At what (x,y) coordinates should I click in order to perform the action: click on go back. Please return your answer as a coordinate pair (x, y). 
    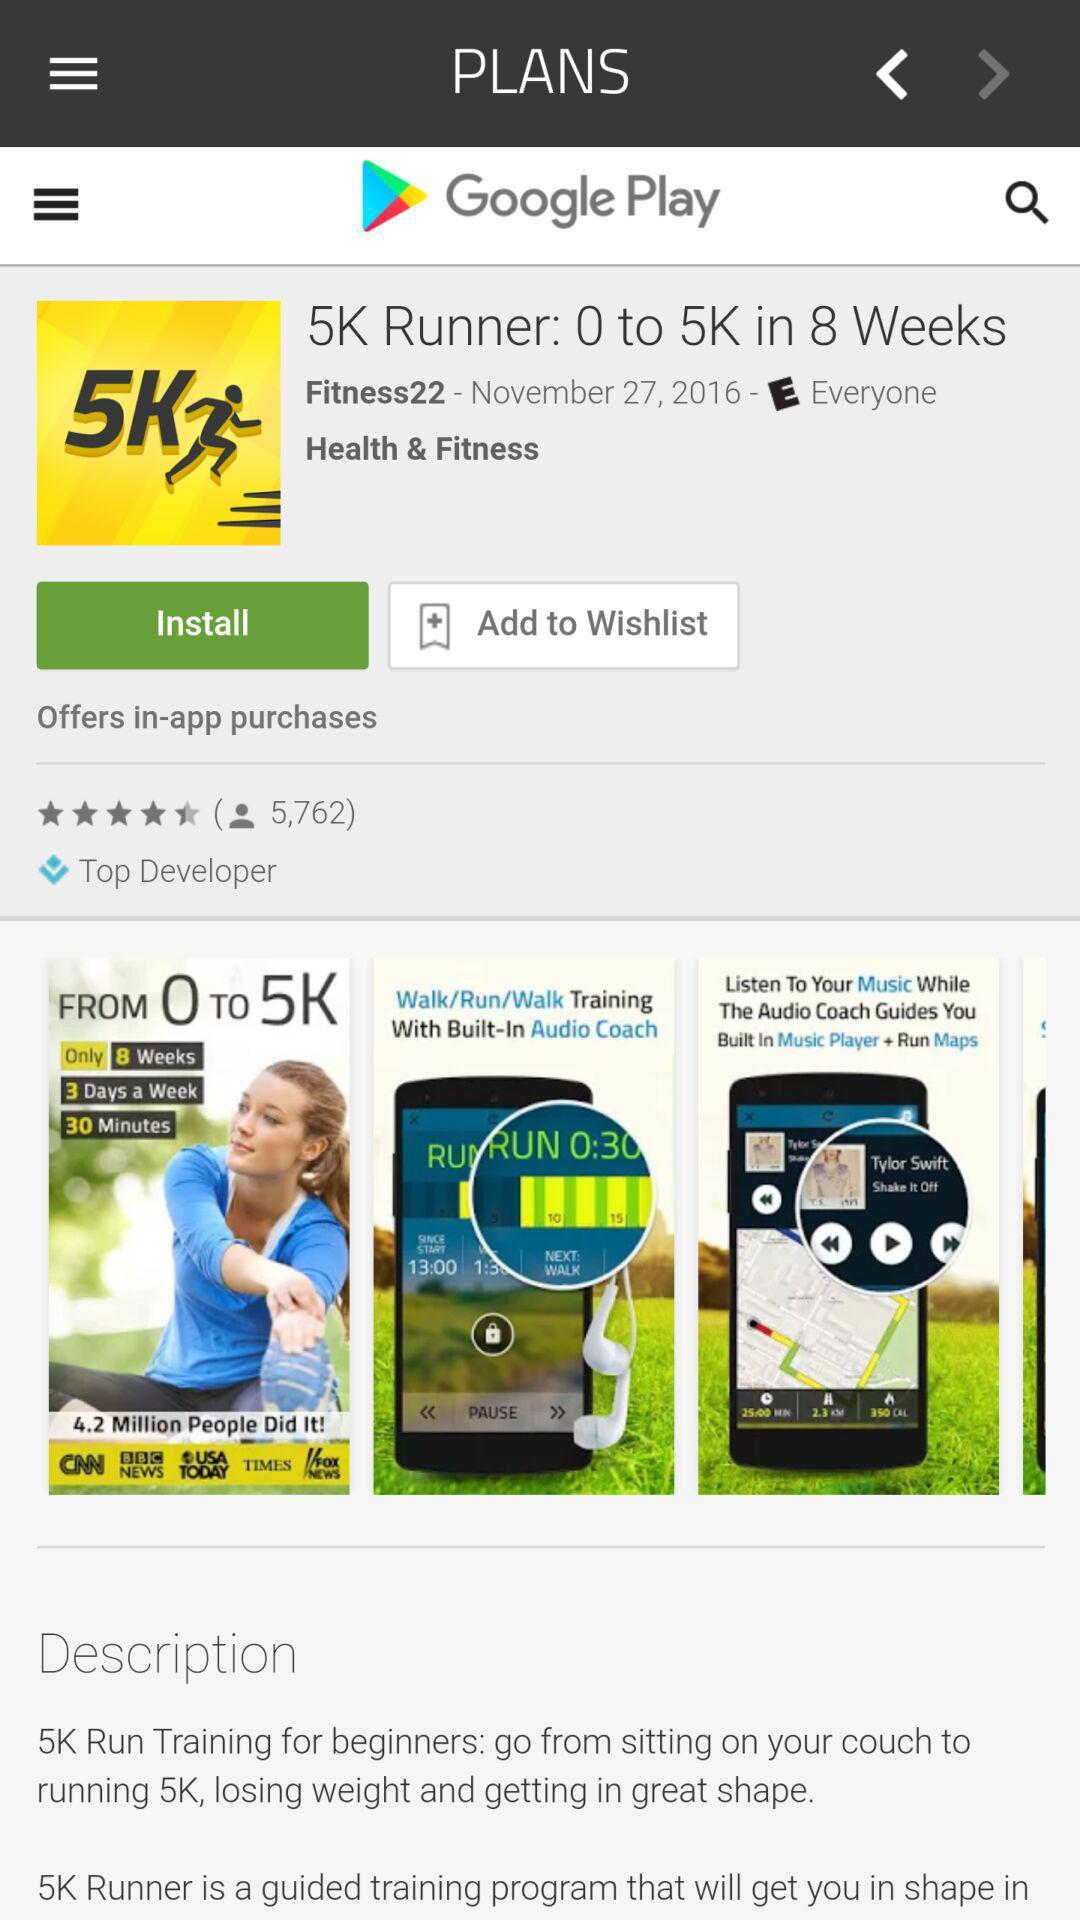
    Looking at the image, I should click on (890, 73).